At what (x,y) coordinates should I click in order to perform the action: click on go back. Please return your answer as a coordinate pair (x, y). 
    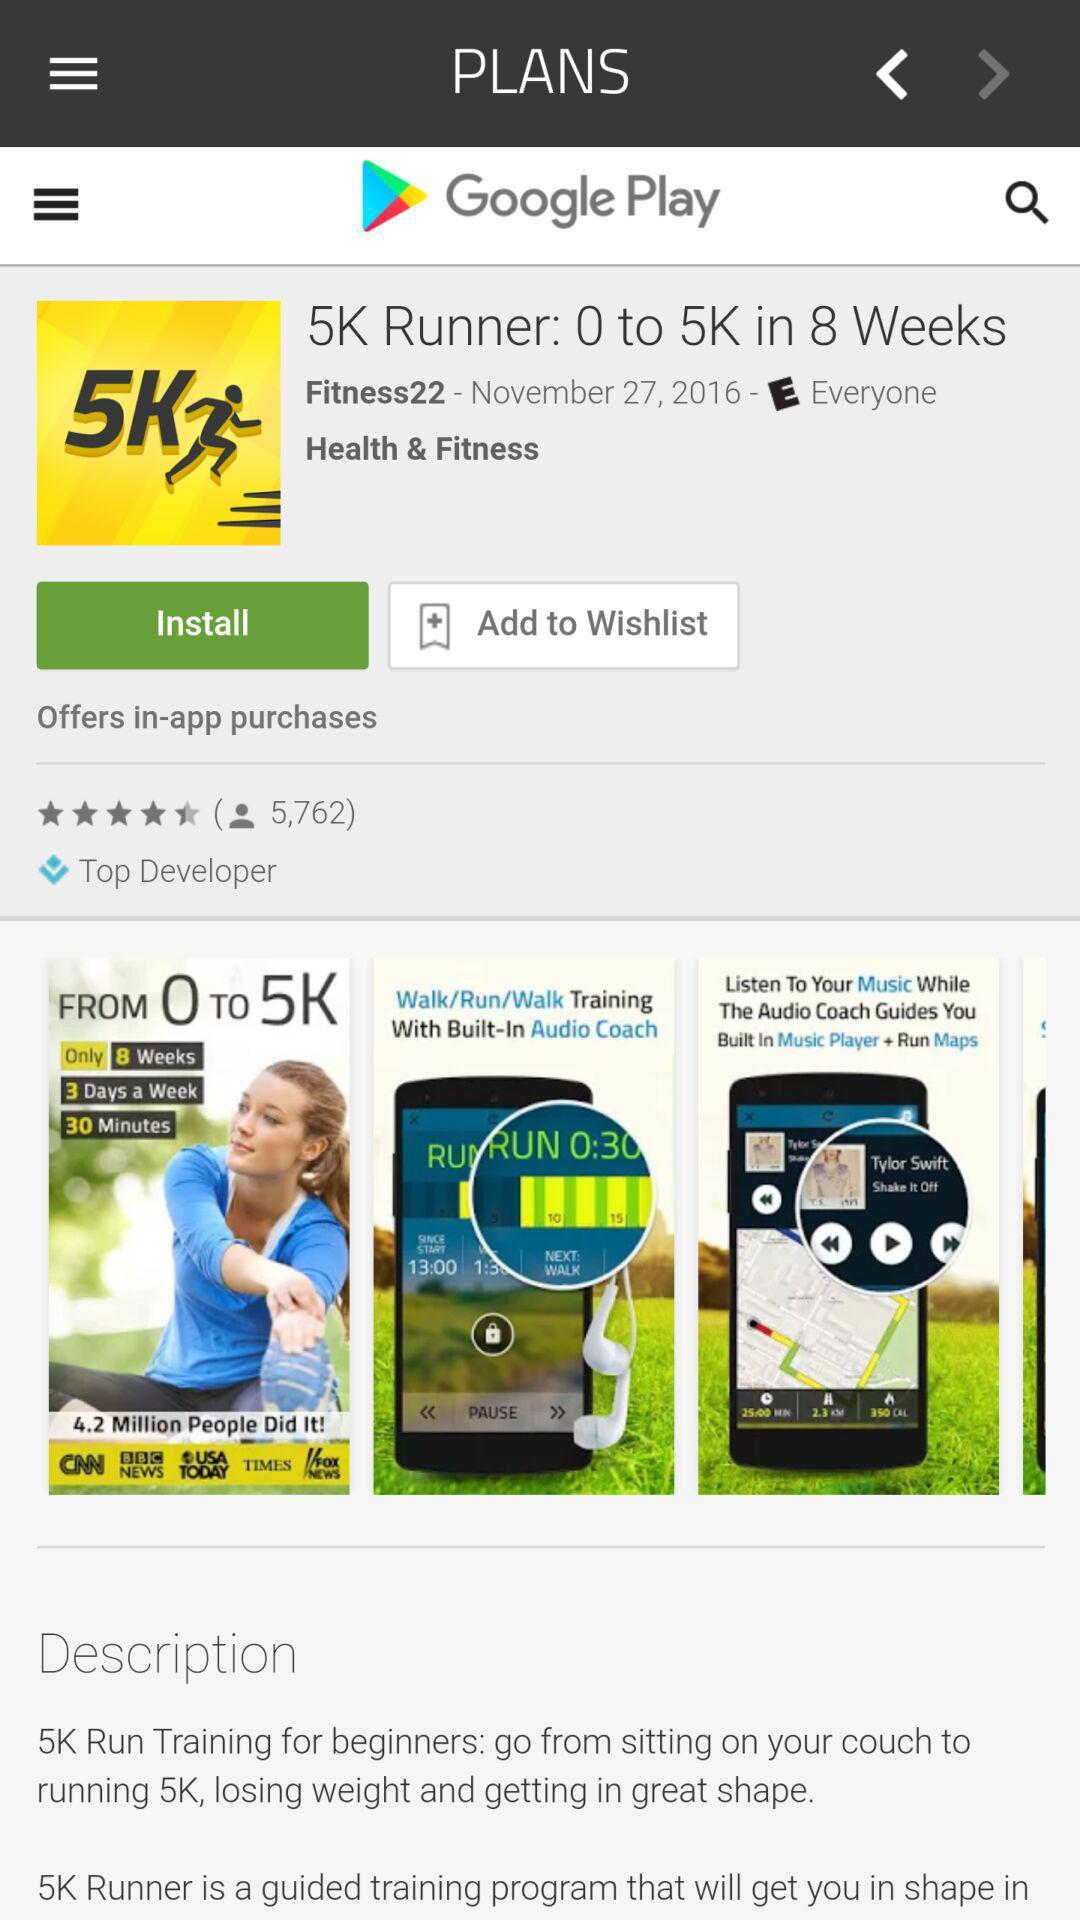
    Looking at the image, I should click on (890, 73).